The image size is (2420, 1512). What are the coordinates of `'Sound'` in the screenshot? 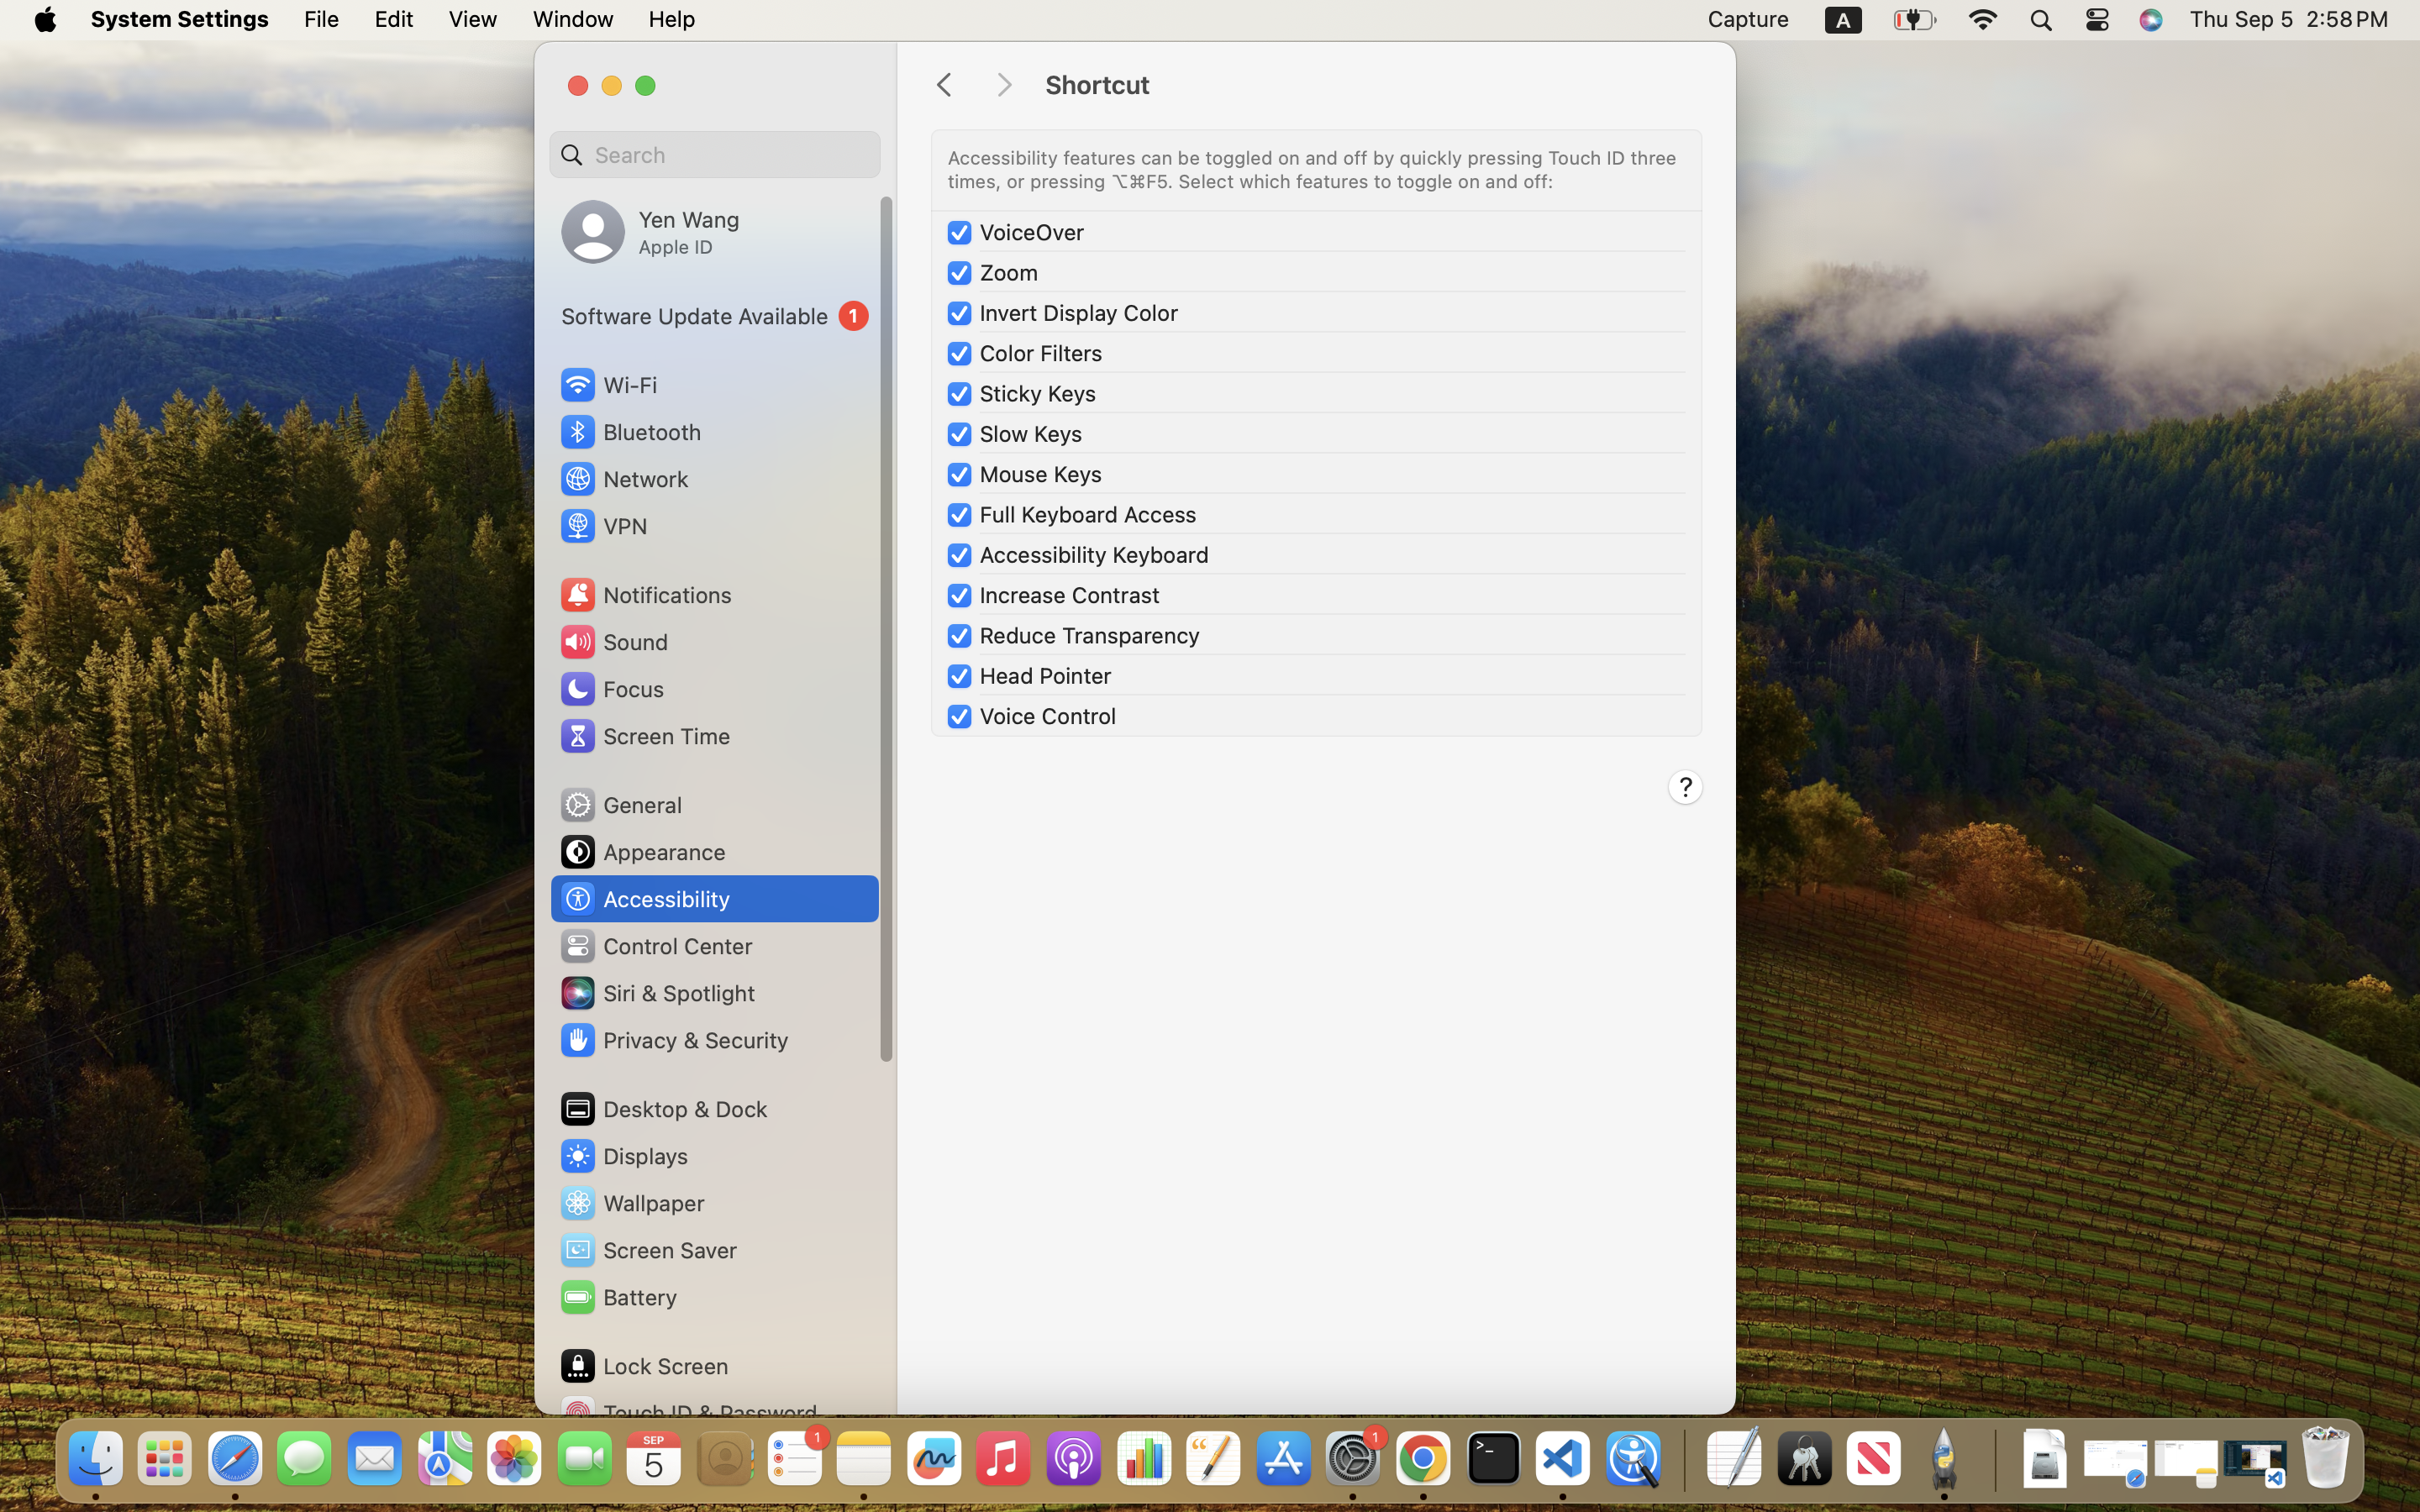 It's located at (613, 640).